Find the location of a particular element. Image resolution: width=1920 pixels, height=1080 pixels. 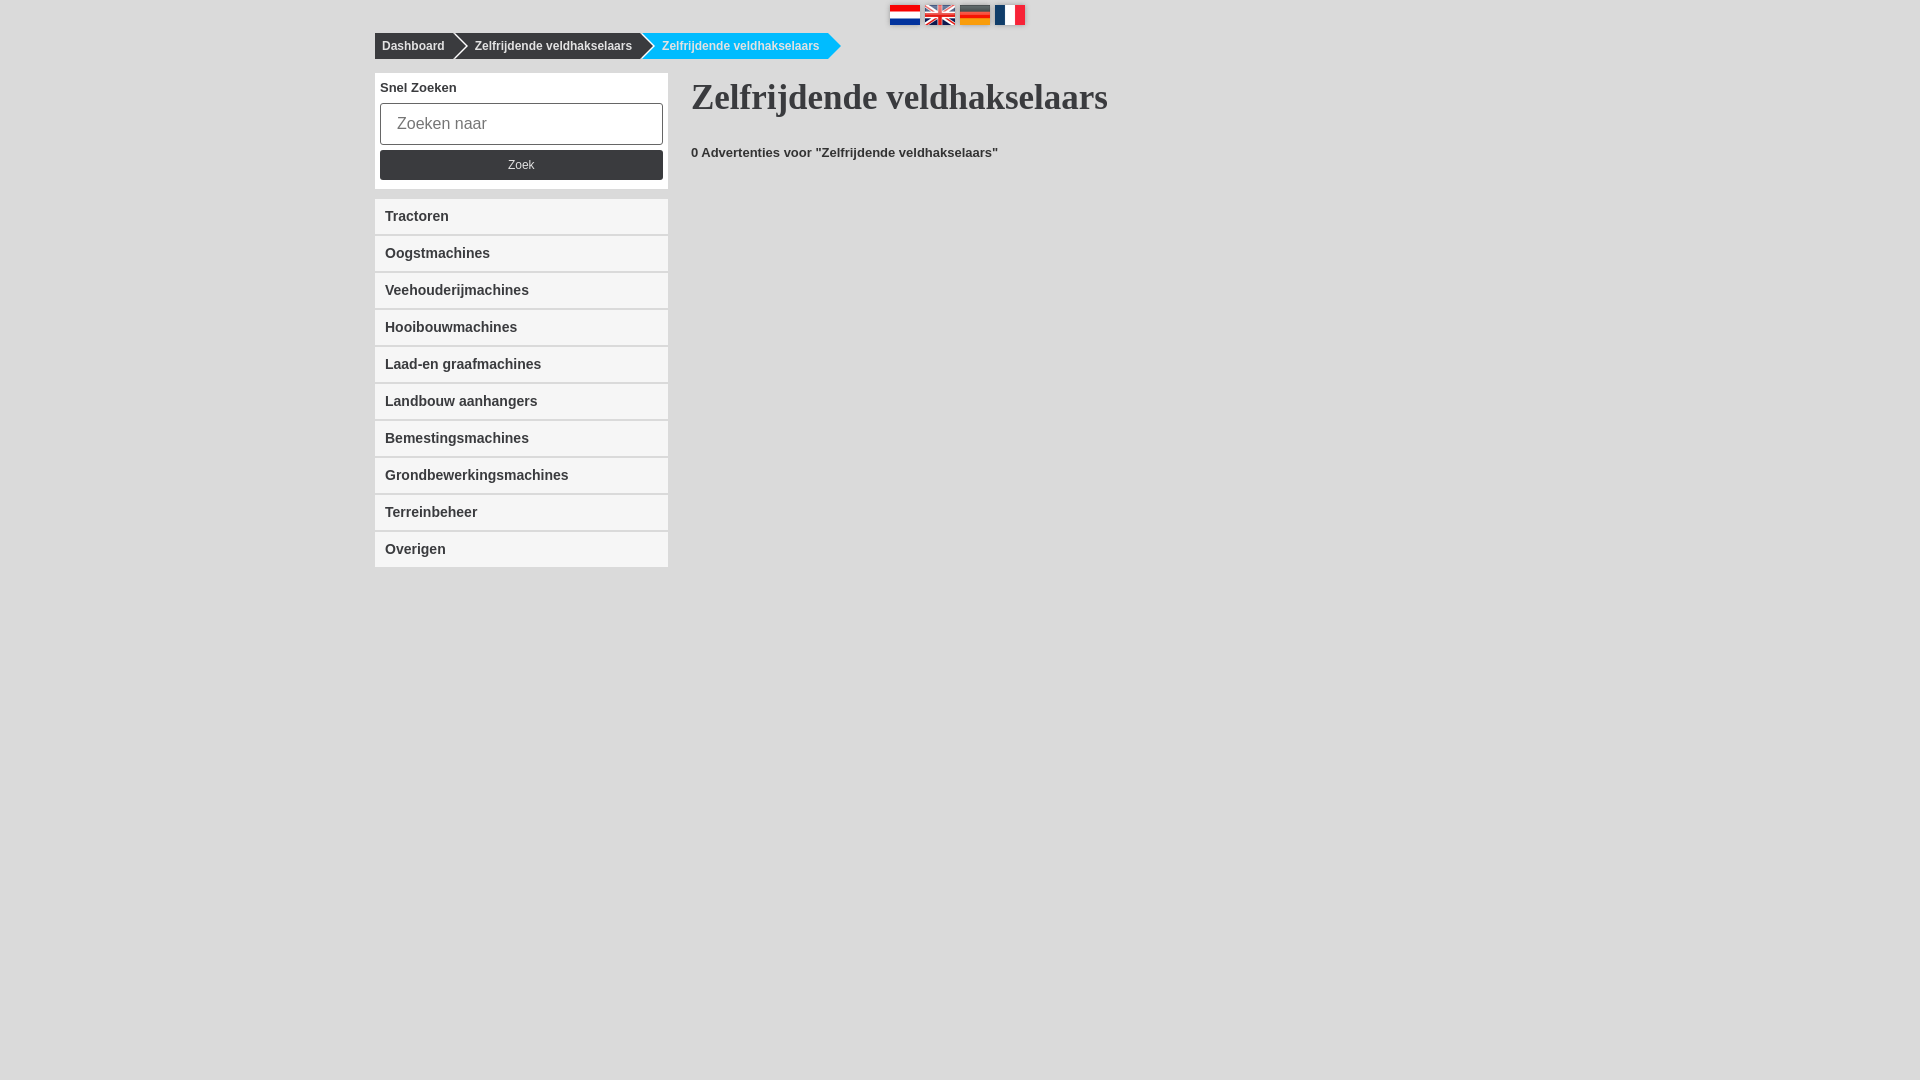

'Zoek' is located at coordinates (379, 164).